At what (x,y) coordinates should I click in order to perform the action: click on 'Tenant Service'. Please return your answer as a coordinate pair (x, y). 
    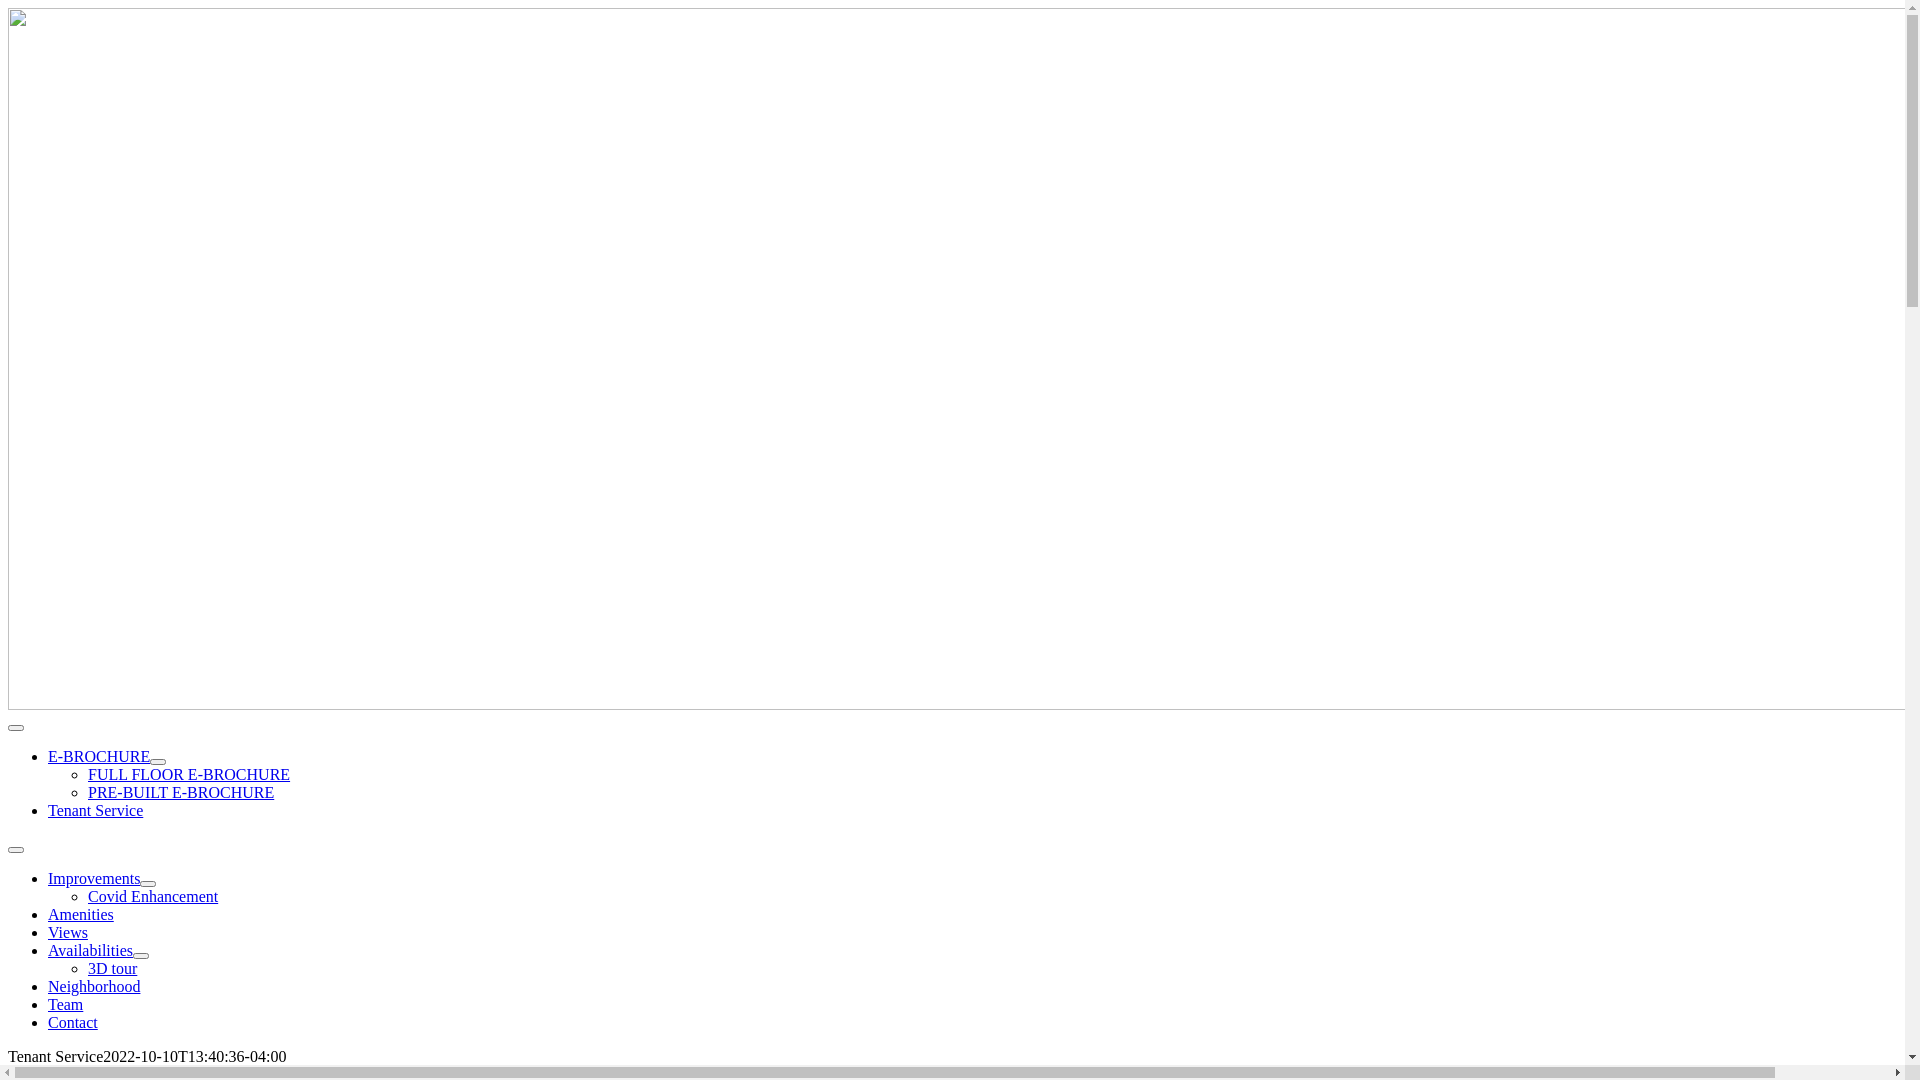
    Looking at the image, I should click on (94, 810).